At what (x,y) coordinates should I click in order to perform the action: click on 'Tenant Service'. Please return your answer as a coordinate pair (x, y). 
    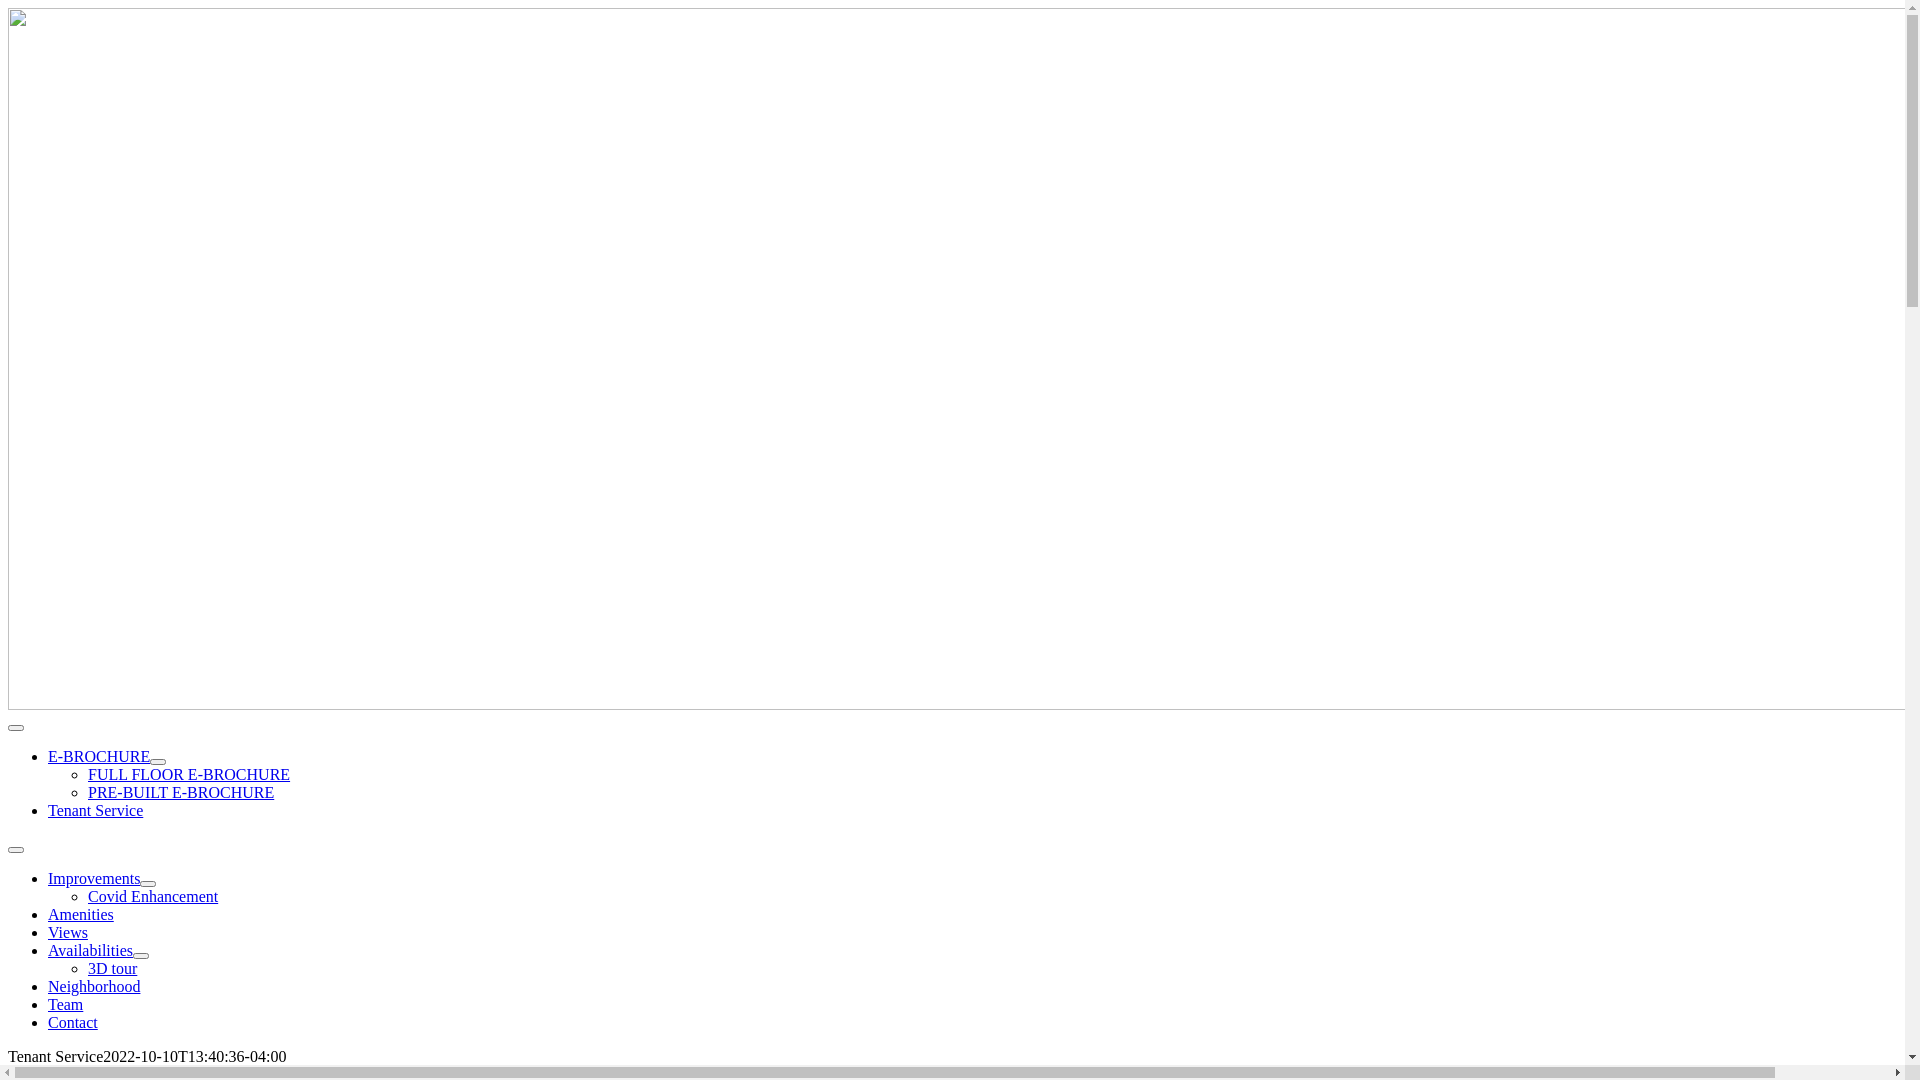
    Looking at the image, I should click on (94, 810).